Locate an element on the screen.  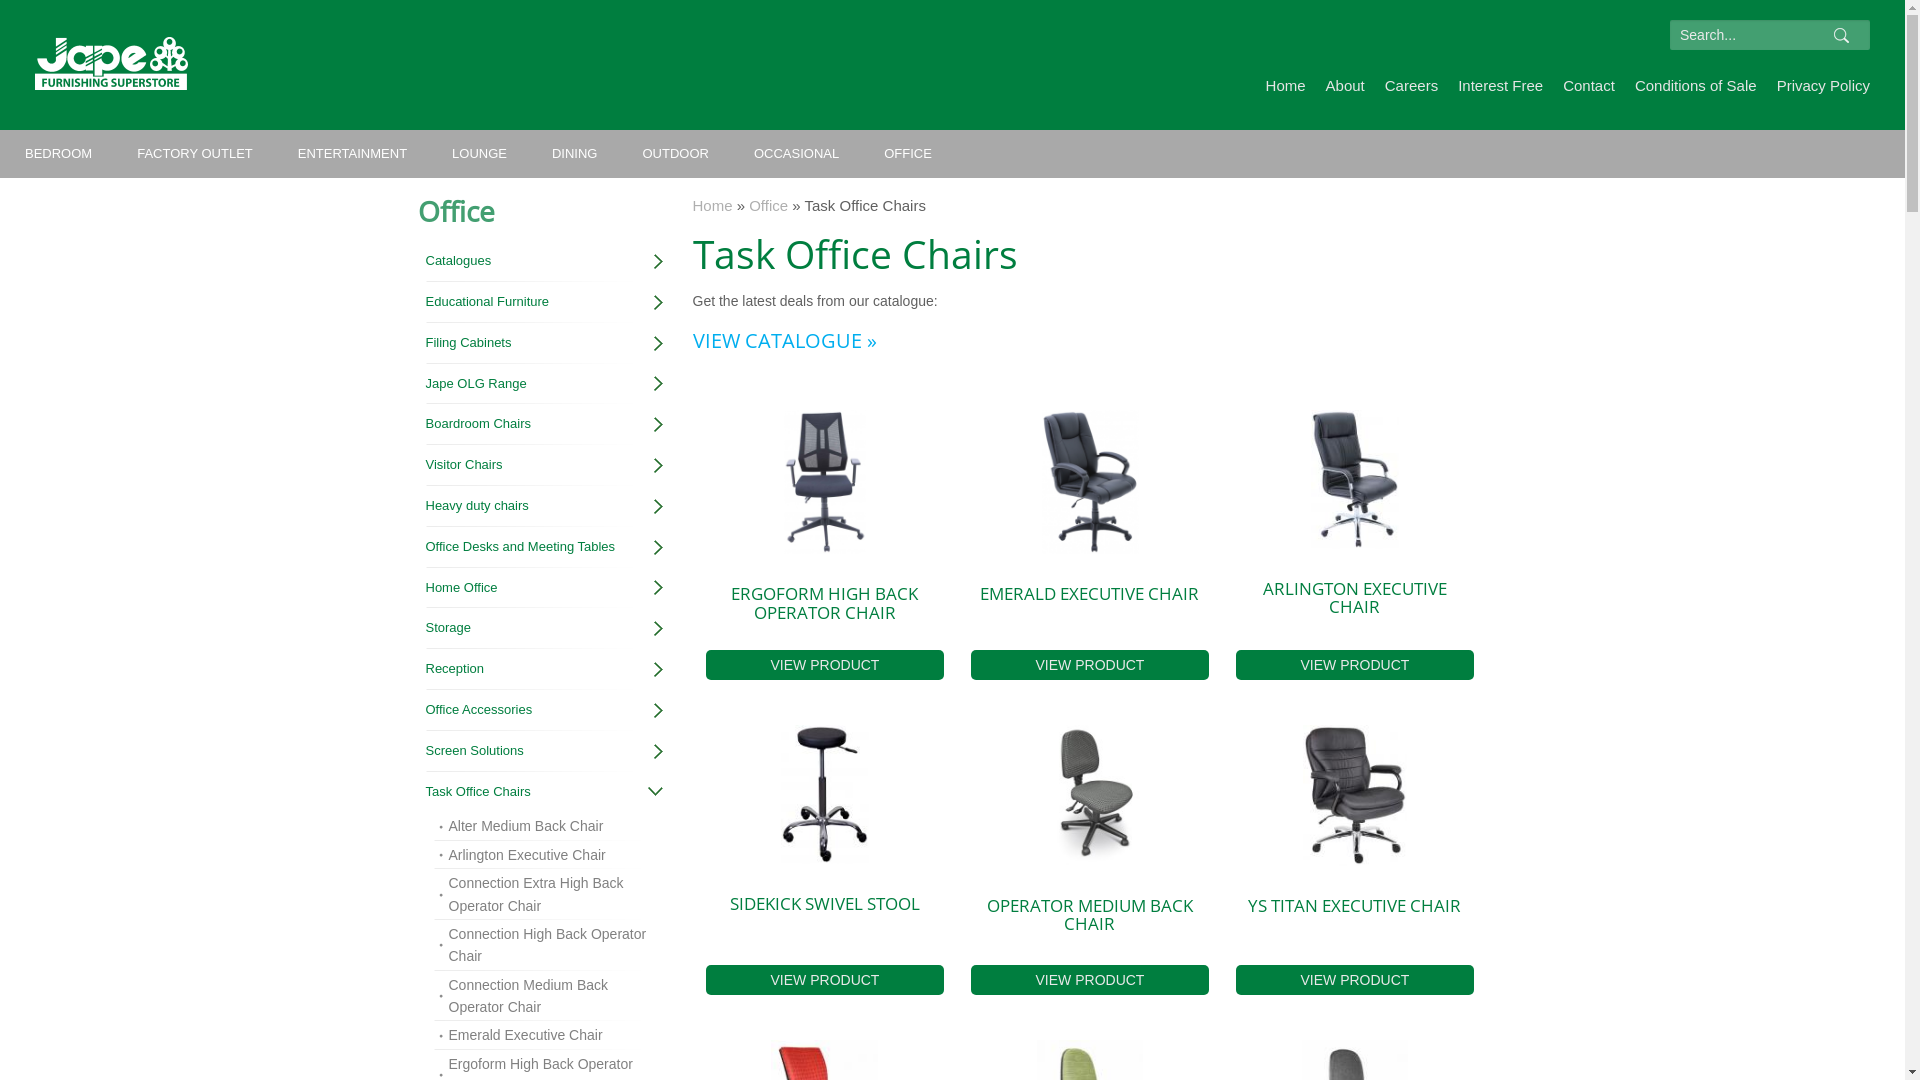
'Interest Free' is located at coordinates (1500, 84).